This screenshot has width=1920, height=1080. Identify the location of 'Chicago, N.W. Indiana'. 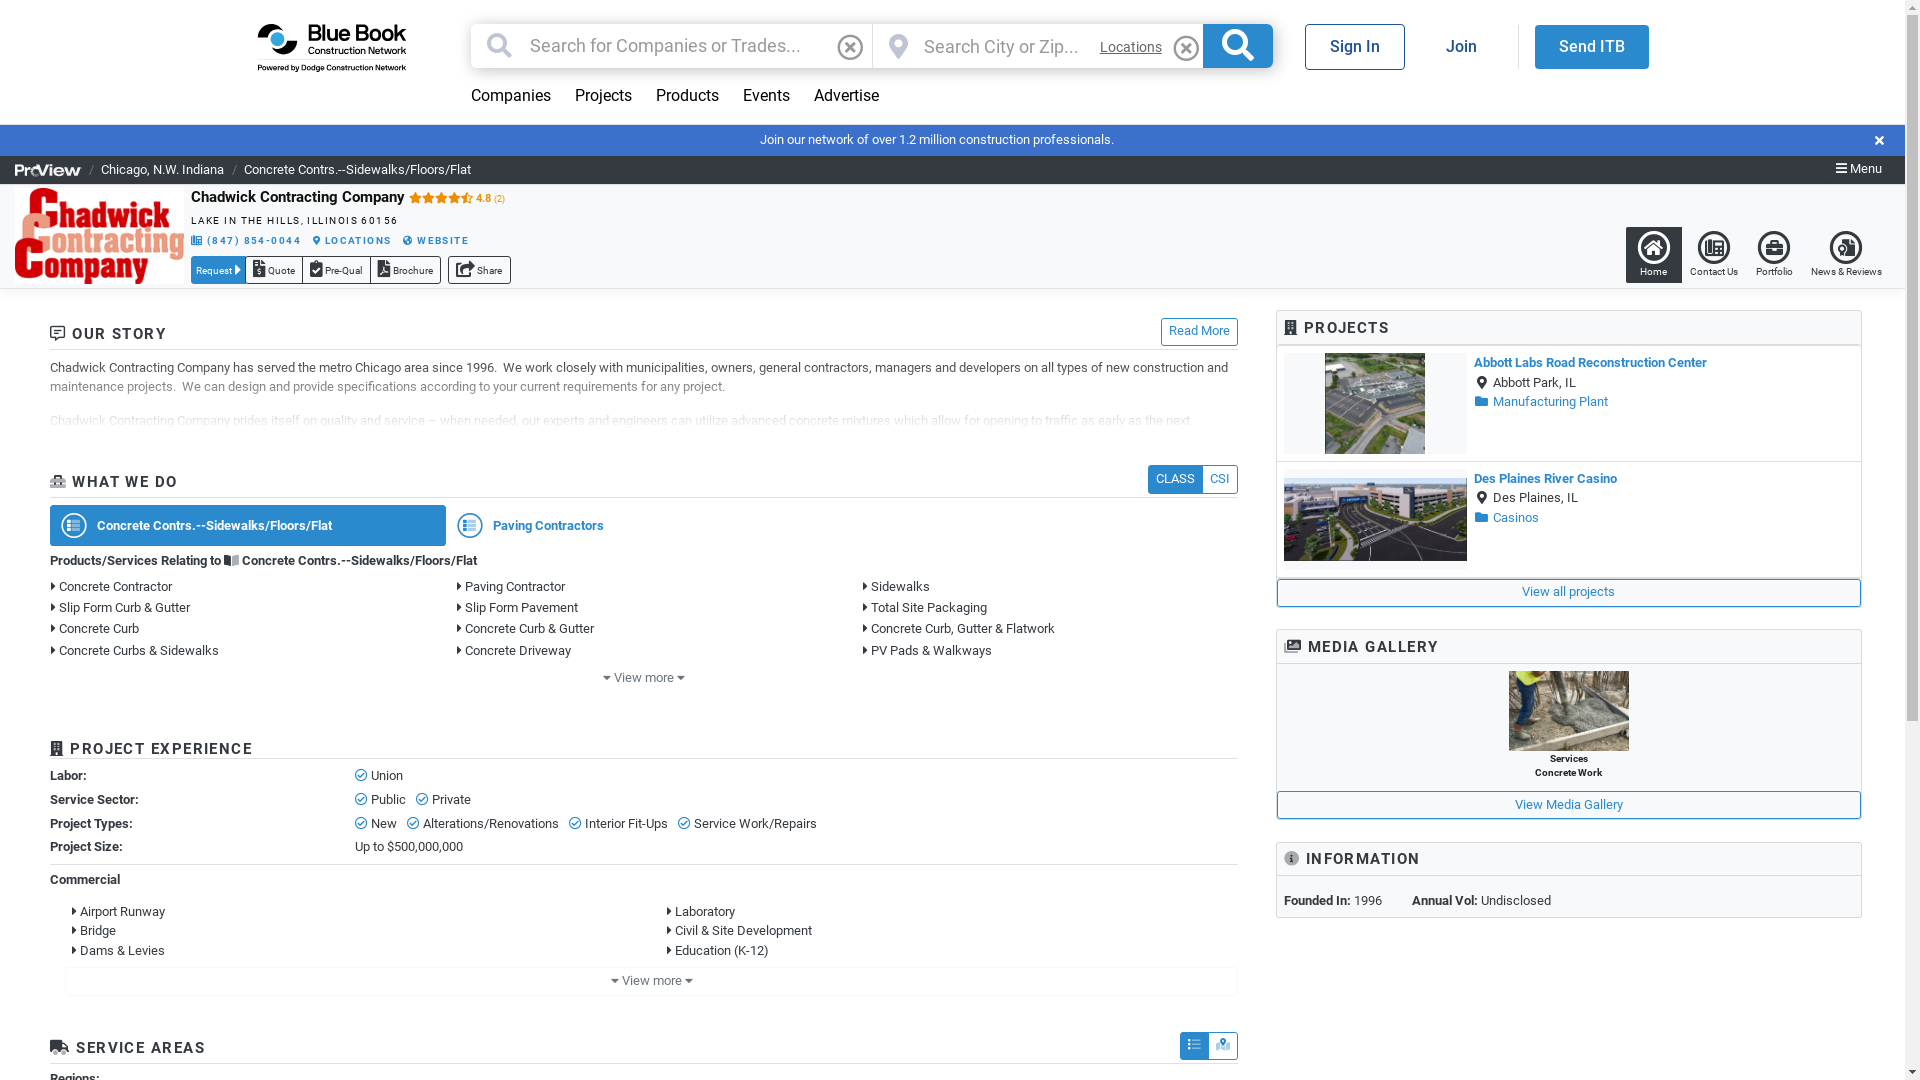
(162, 168).